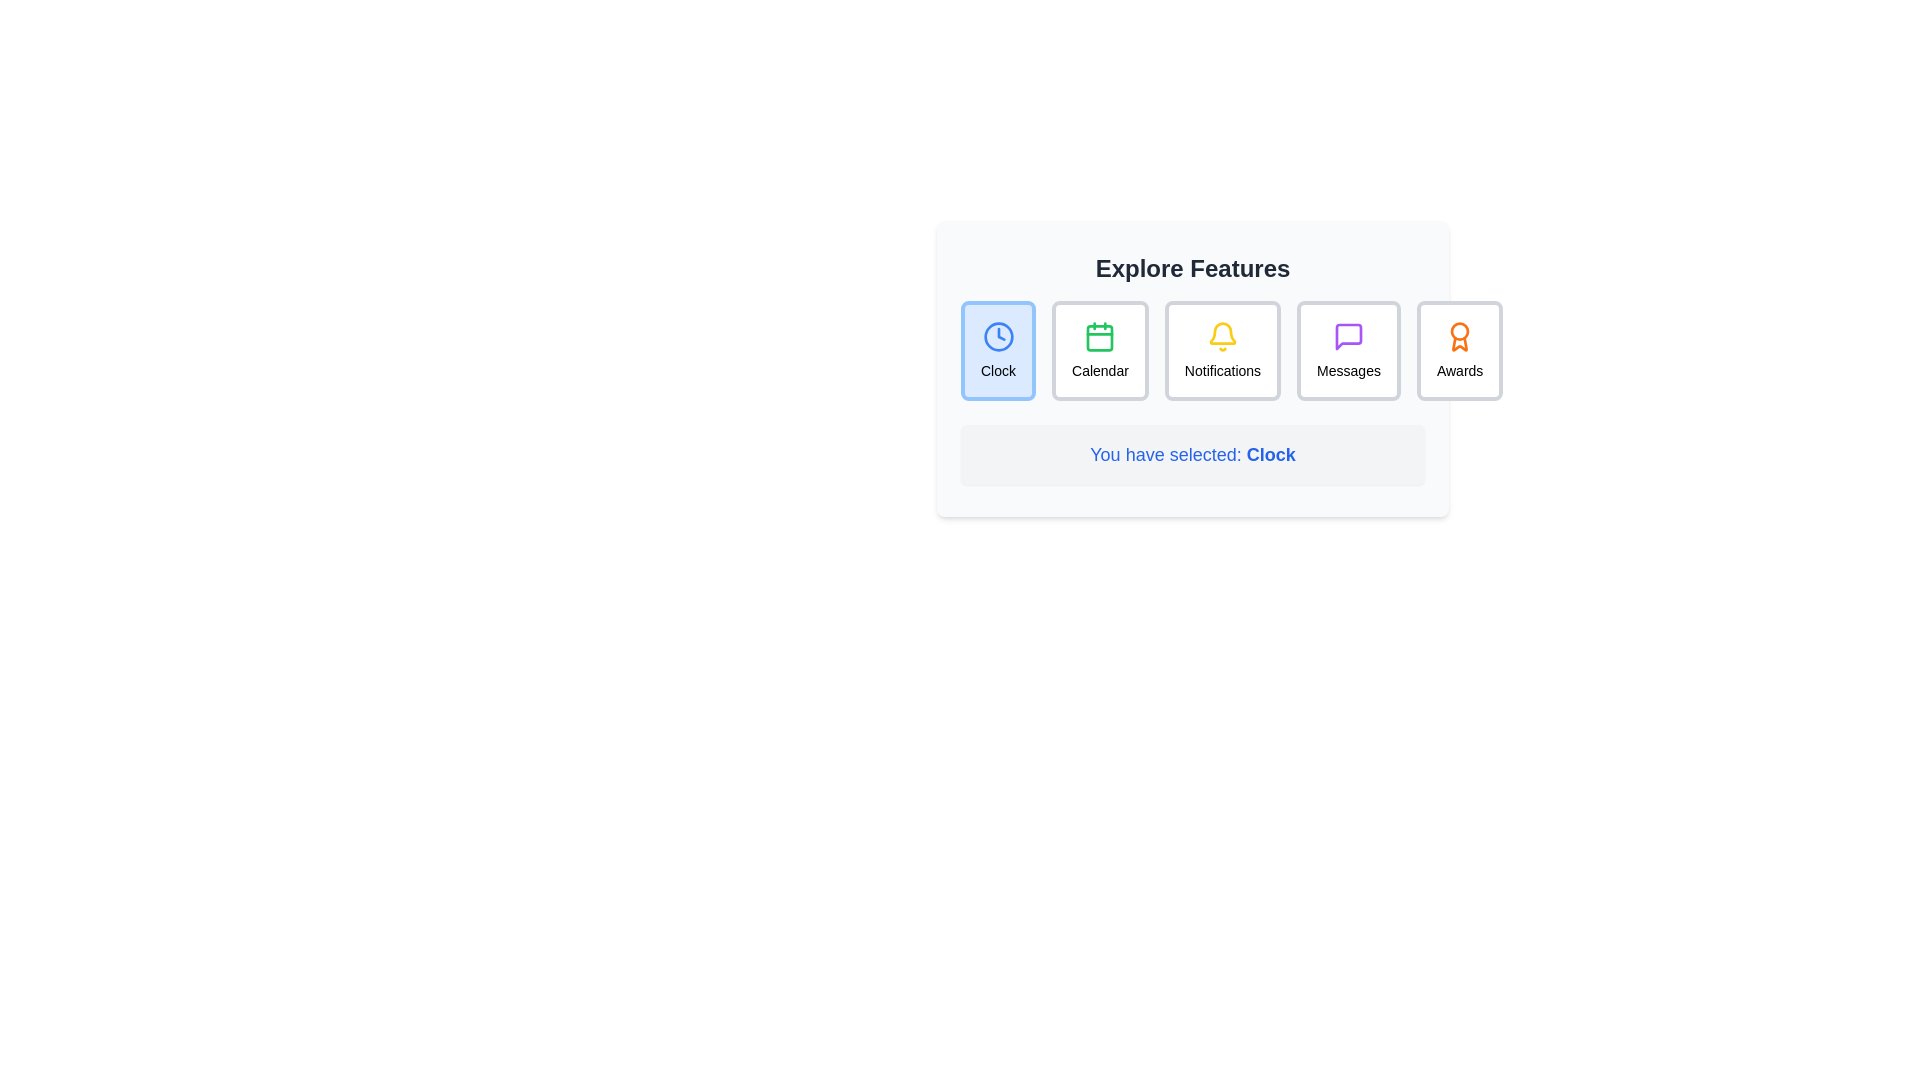 The height and width of the screenshot is (1080, 1920). What do you see at coordinates (1348, 335) in the screenshot?
I see `the purple speech bubble icon located as the third item from the left under the 'Explore Features' section` at bounding box center [1348, 335].